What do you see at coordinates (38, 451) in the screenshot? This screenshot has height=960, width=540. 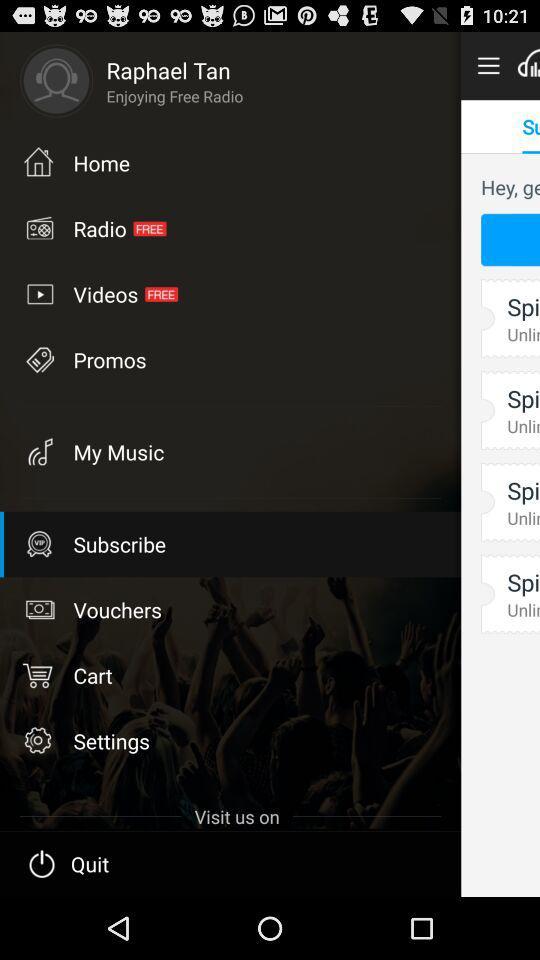 I see `the music icon` at bounding box center [38, 451].